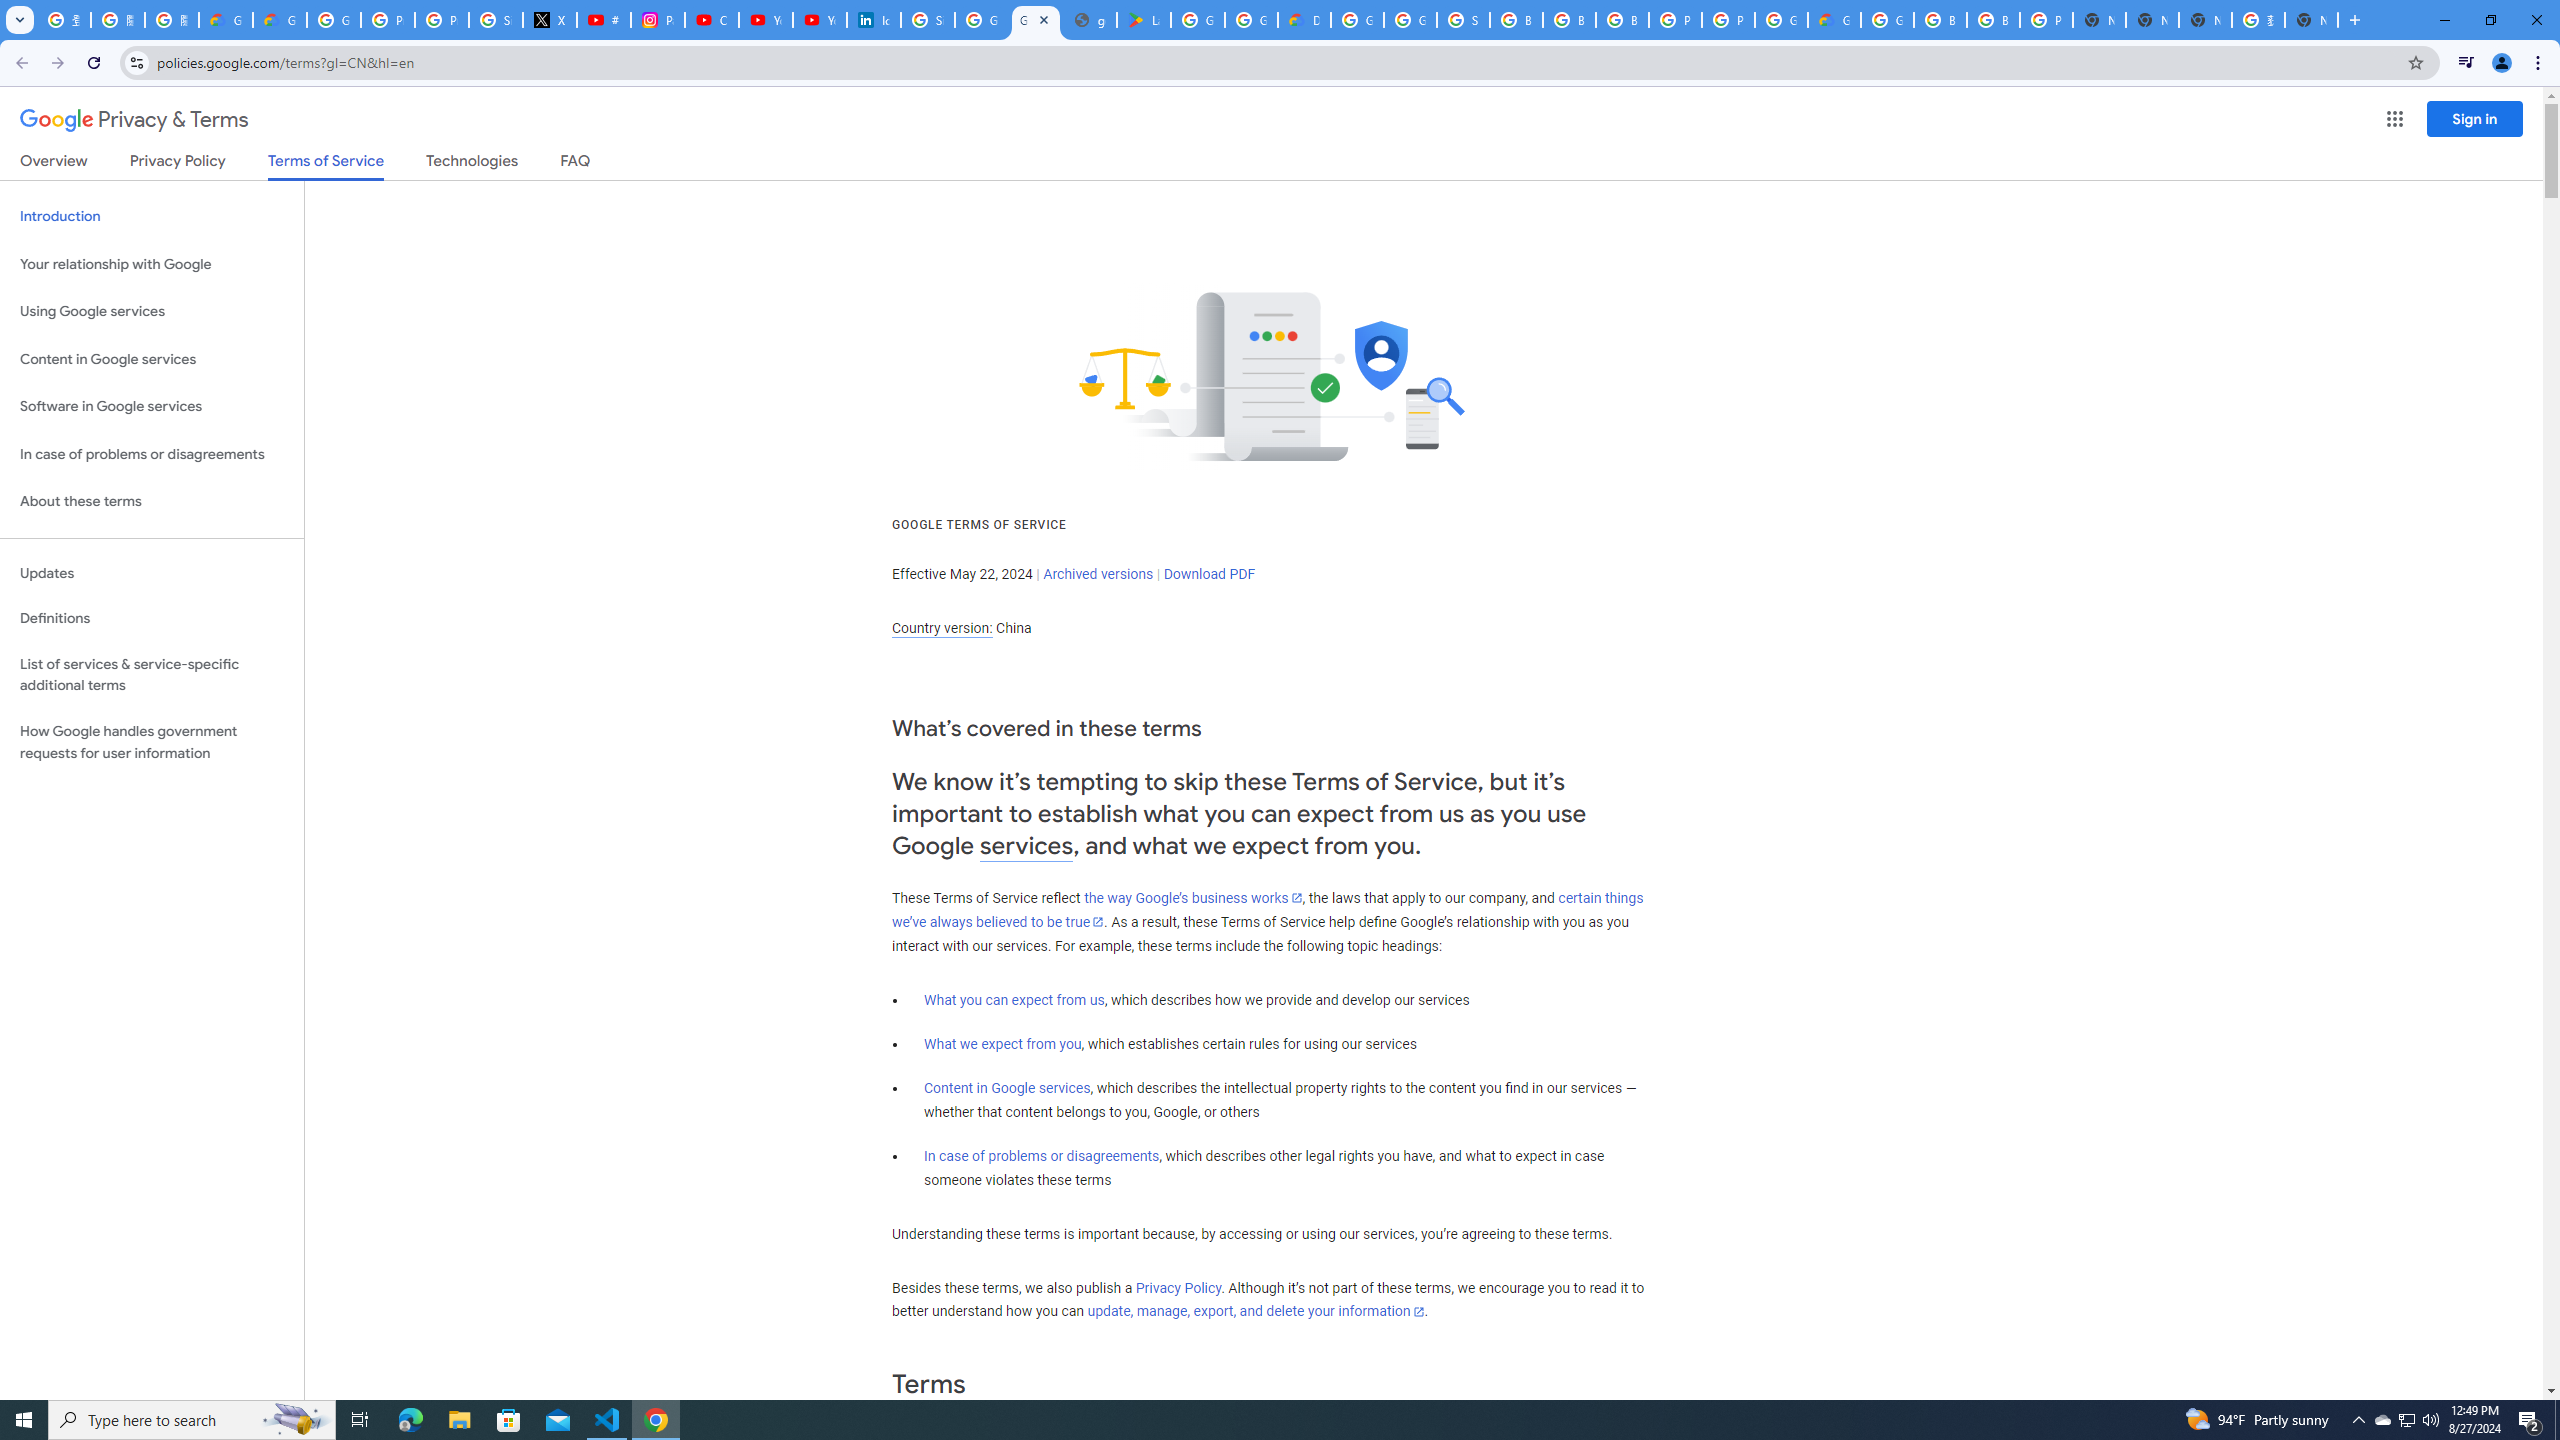 This screenshot has width=2560, height=1440. What do you see at coordinates (19, 62) in the screenshot?
I see `'Back'` at bounding box center [19, 62].